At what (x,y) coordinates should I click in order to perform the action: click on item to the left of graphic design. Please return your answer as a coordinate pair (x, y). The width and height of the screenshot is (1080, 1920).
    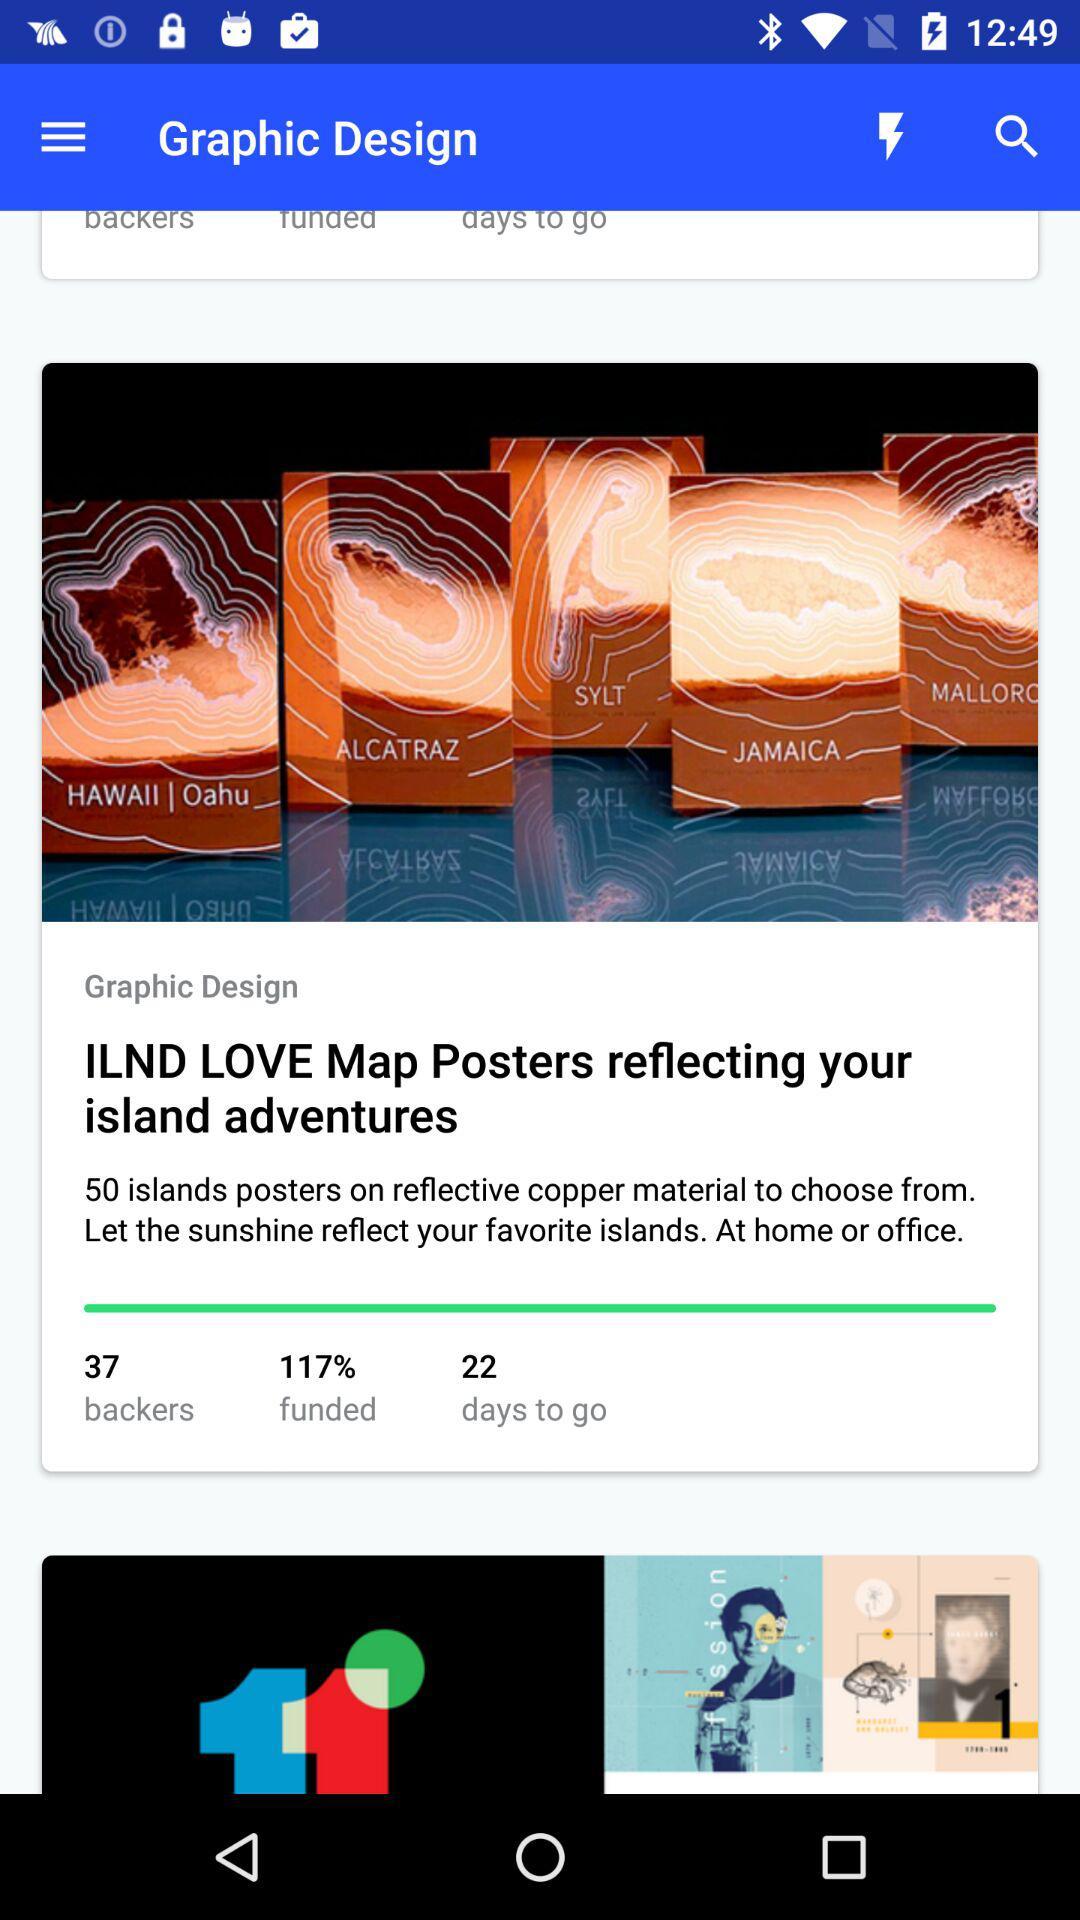
    Looking at the image, I should click on (61, 136).